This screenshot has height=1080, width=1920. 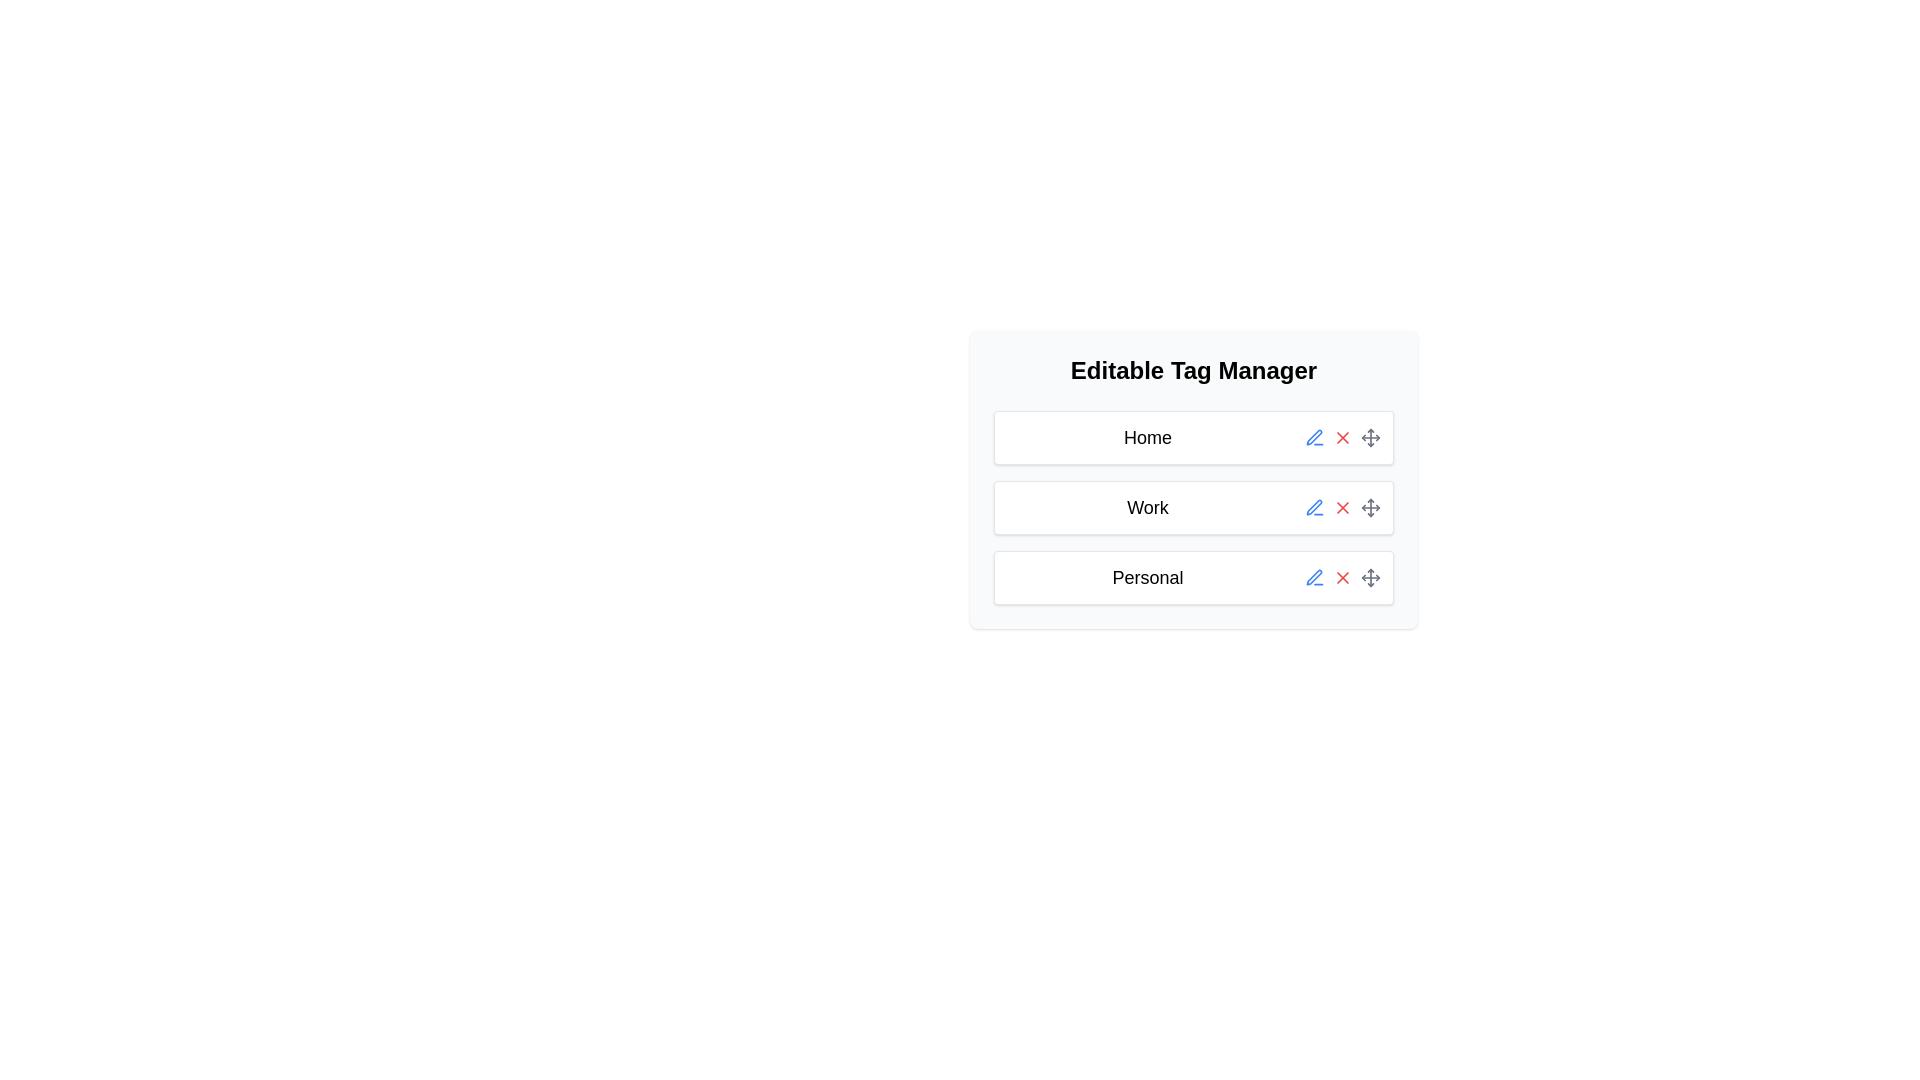 What do you see at coordinates (1314, 506) in the screenshot?
I see `the pen icon in the Editable Tag Manager interface` at bounding box center [1314, 506].